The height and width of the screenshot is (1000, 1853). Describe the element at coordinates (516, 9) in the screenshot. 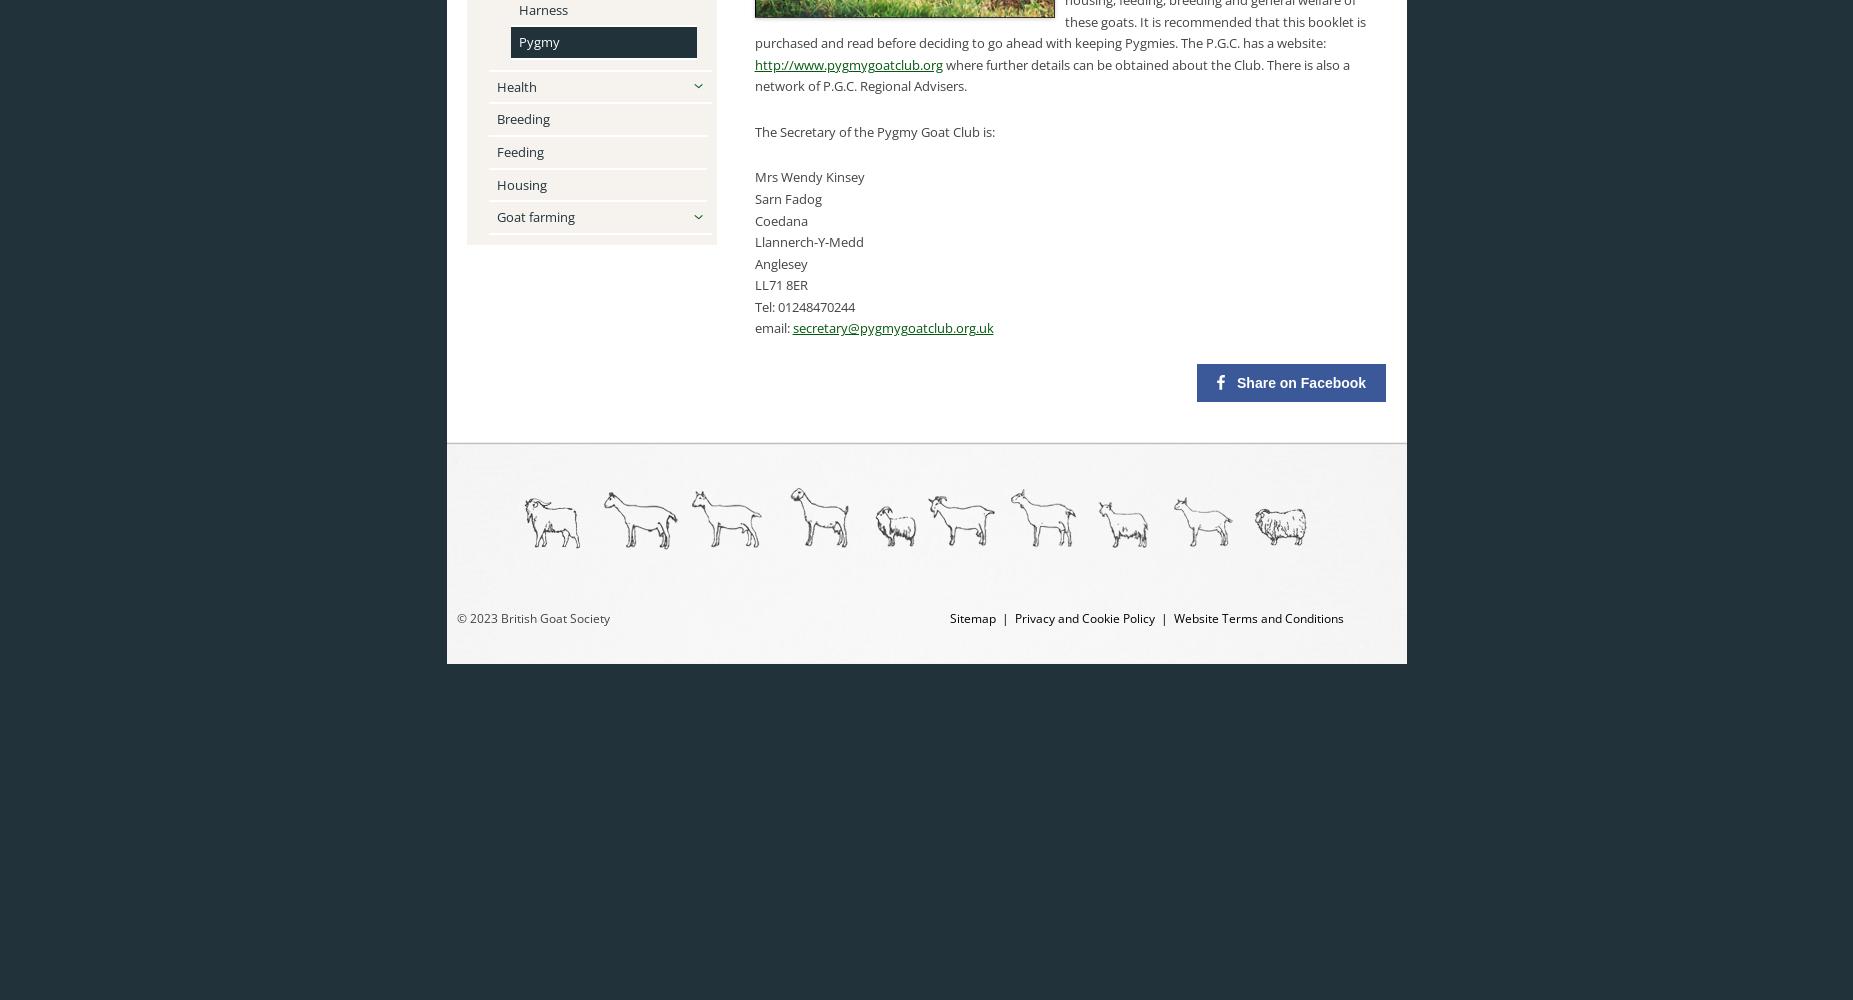

I see `'Harness'` at that location.